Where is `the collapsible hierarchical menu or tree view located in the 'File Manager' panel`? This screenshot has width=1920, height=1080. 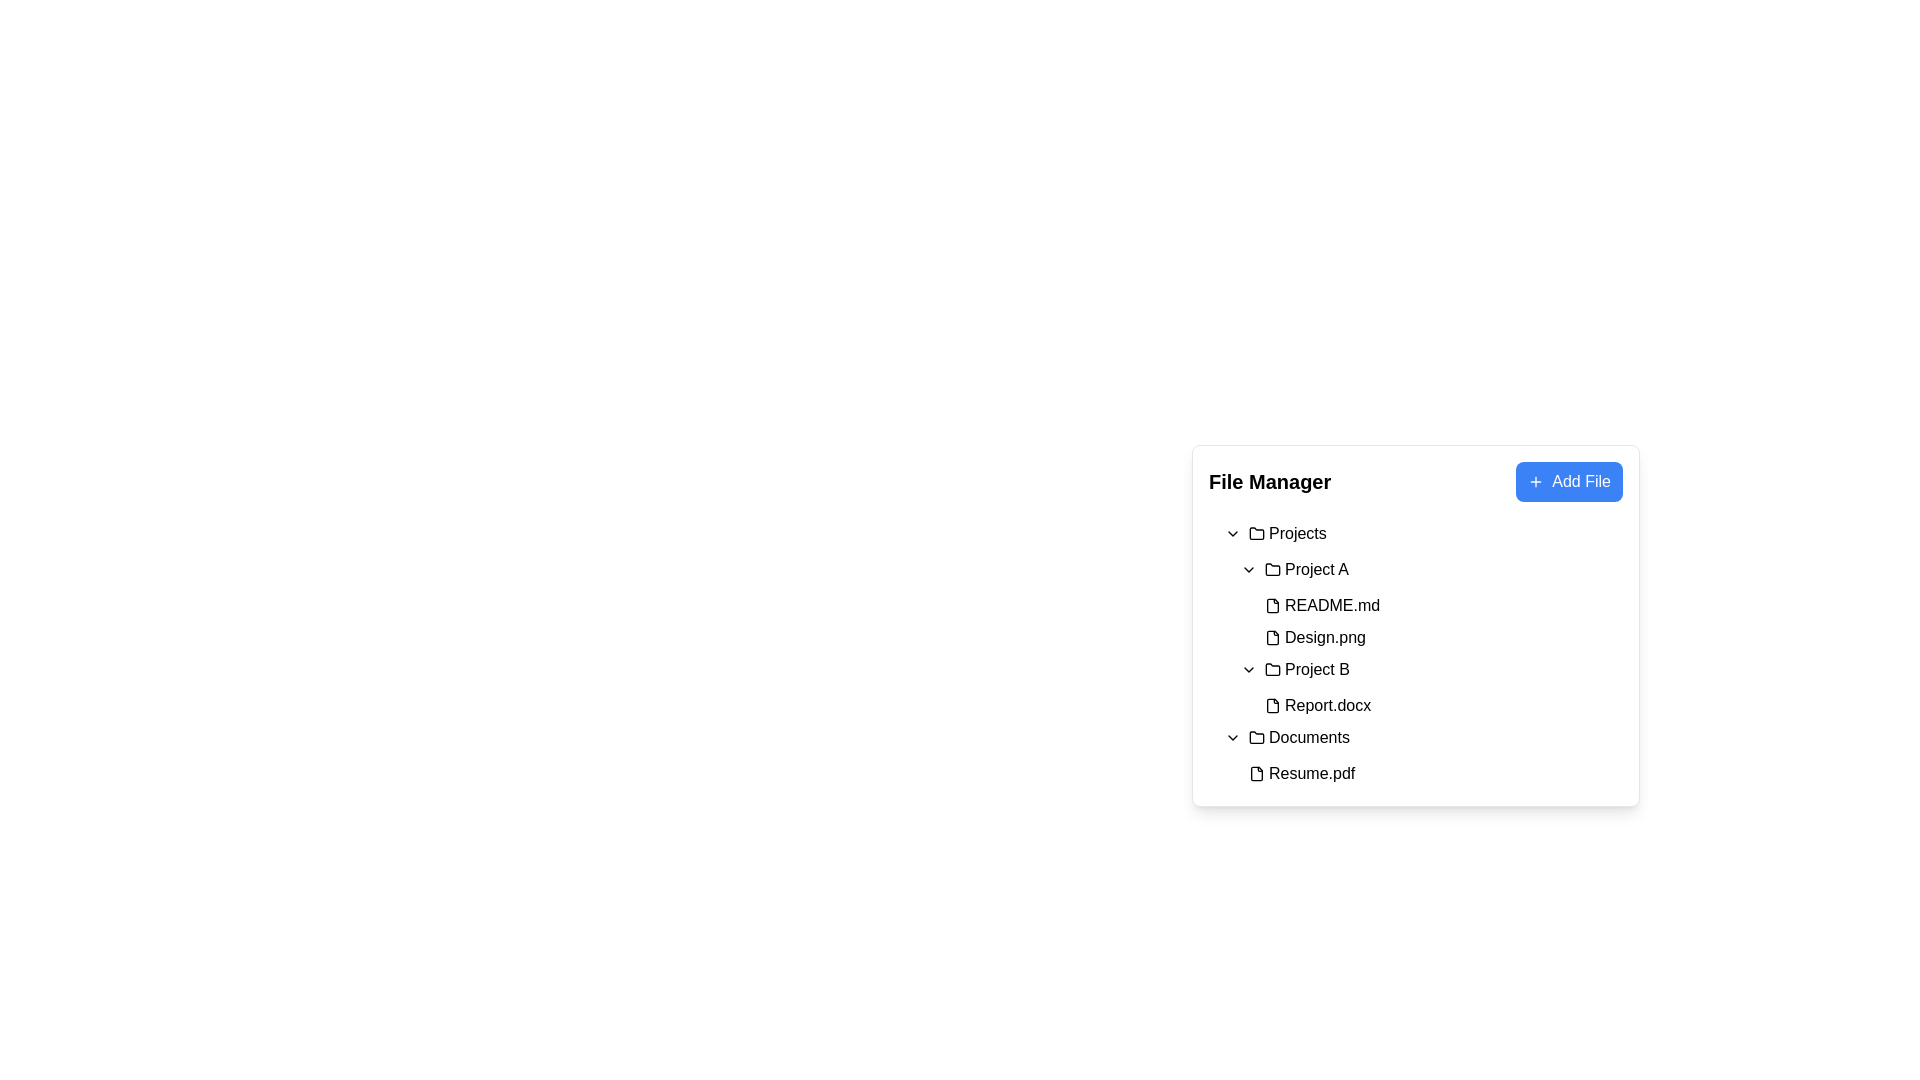 the collapsible hierarchical menu or tree view located in the 'File Manager' panel is located at coordinates (1415, 654).